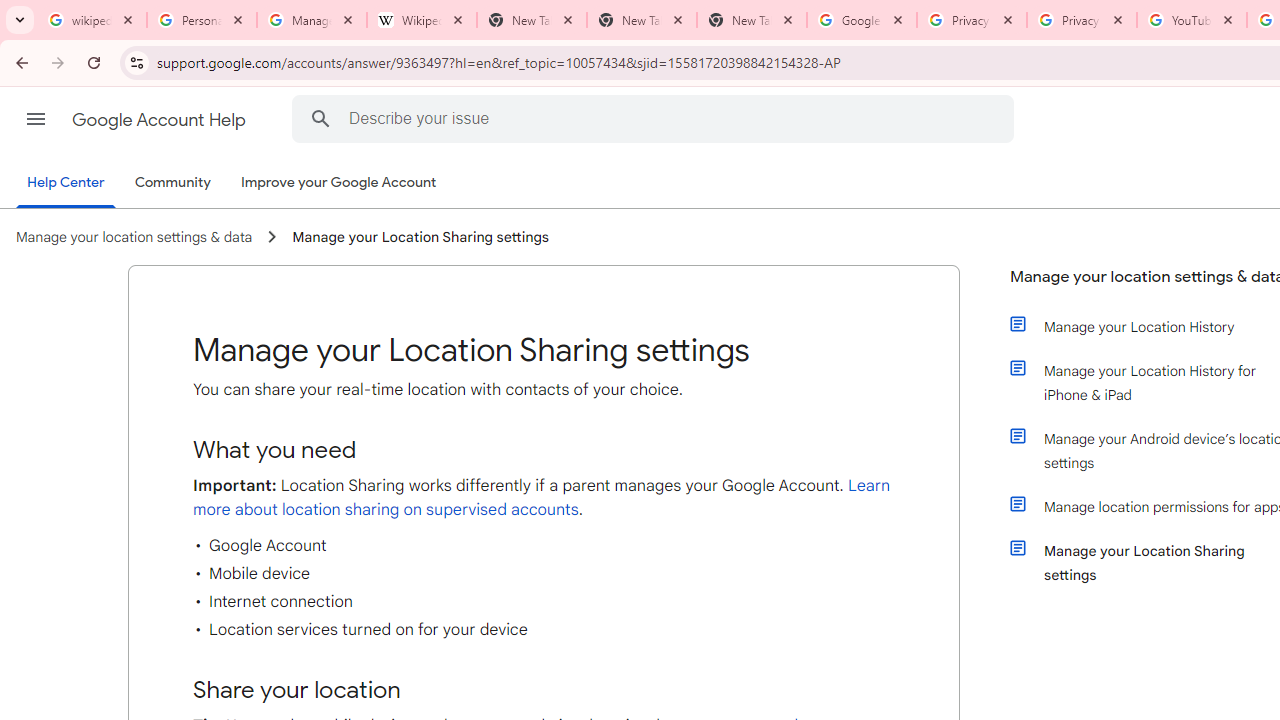  I want to click on 'New Tab', so click(642, 20).